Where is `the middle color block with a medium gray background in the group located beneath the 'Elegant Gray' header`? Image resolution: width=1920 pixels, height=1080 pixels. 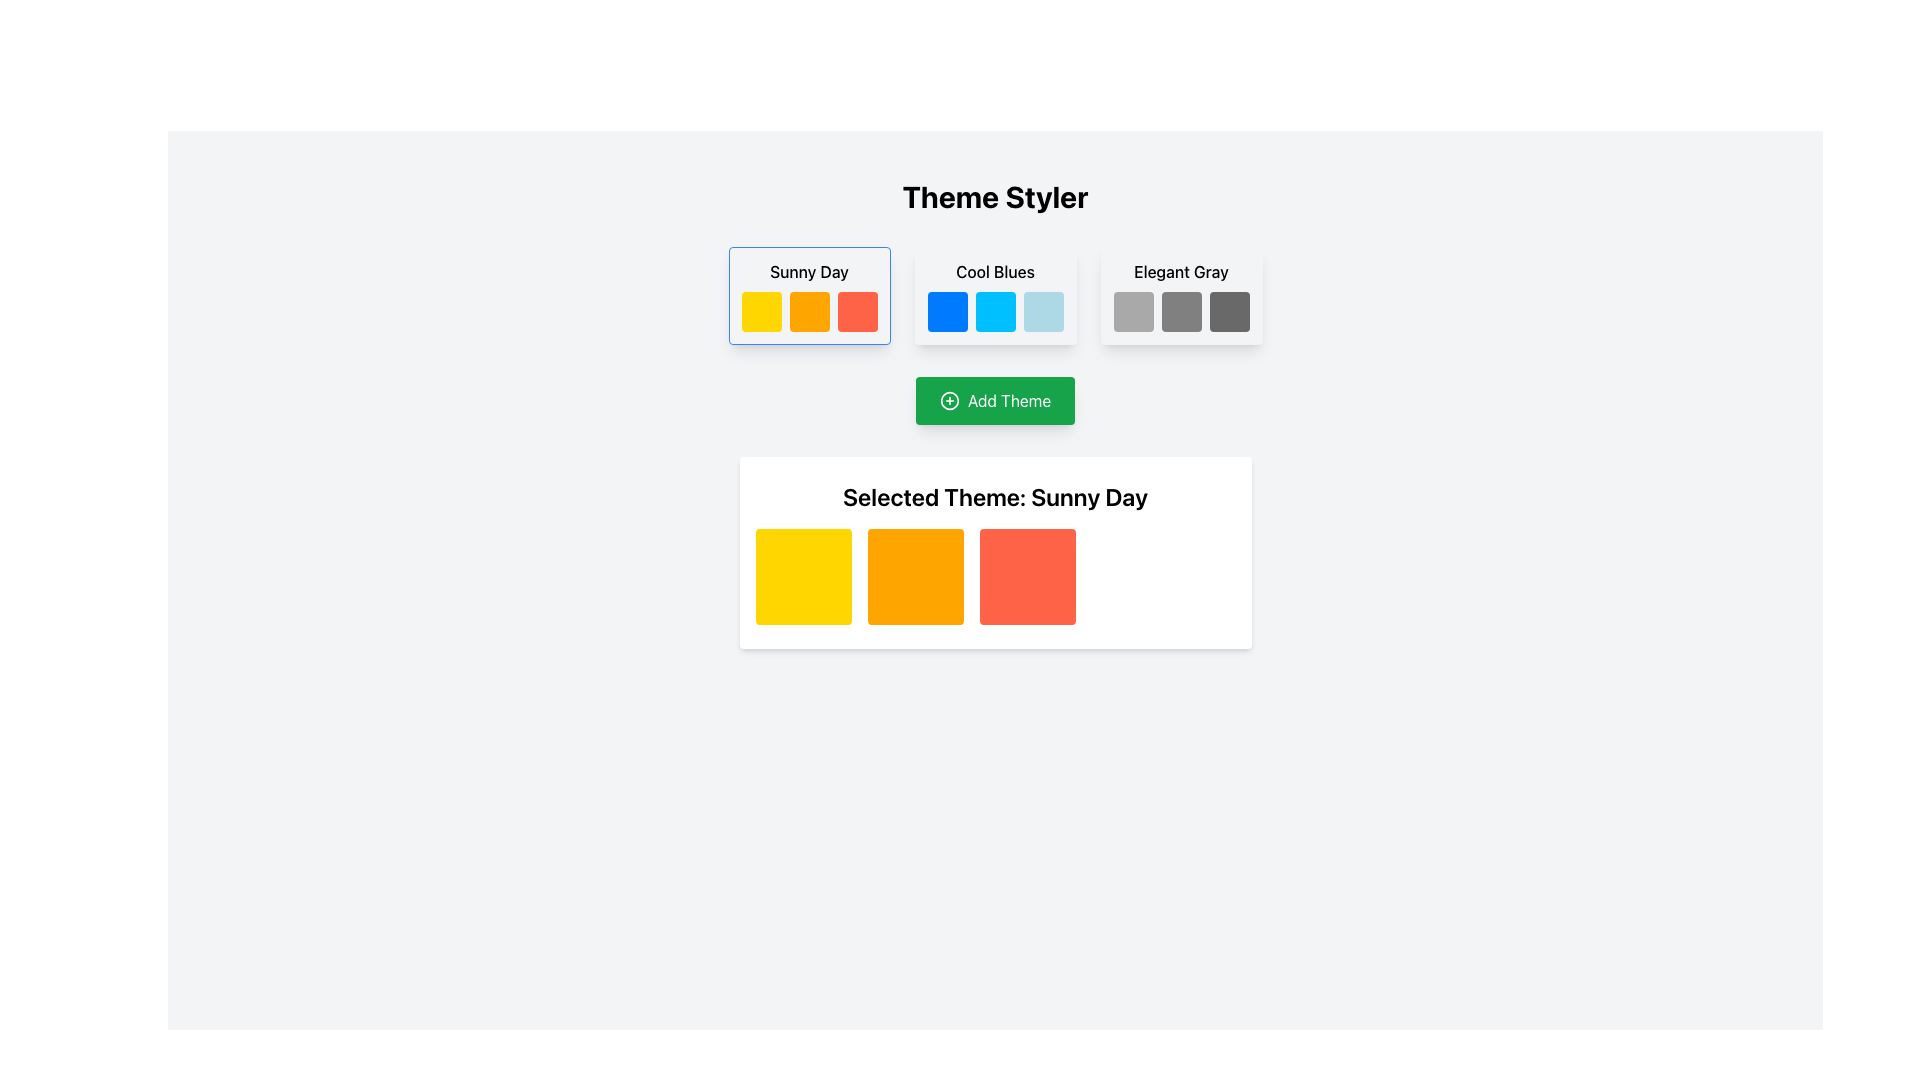
the middle color block with a medium gray background in the group located beneath the 'Elegant Gray' header is located at coordinates (1181, 312).